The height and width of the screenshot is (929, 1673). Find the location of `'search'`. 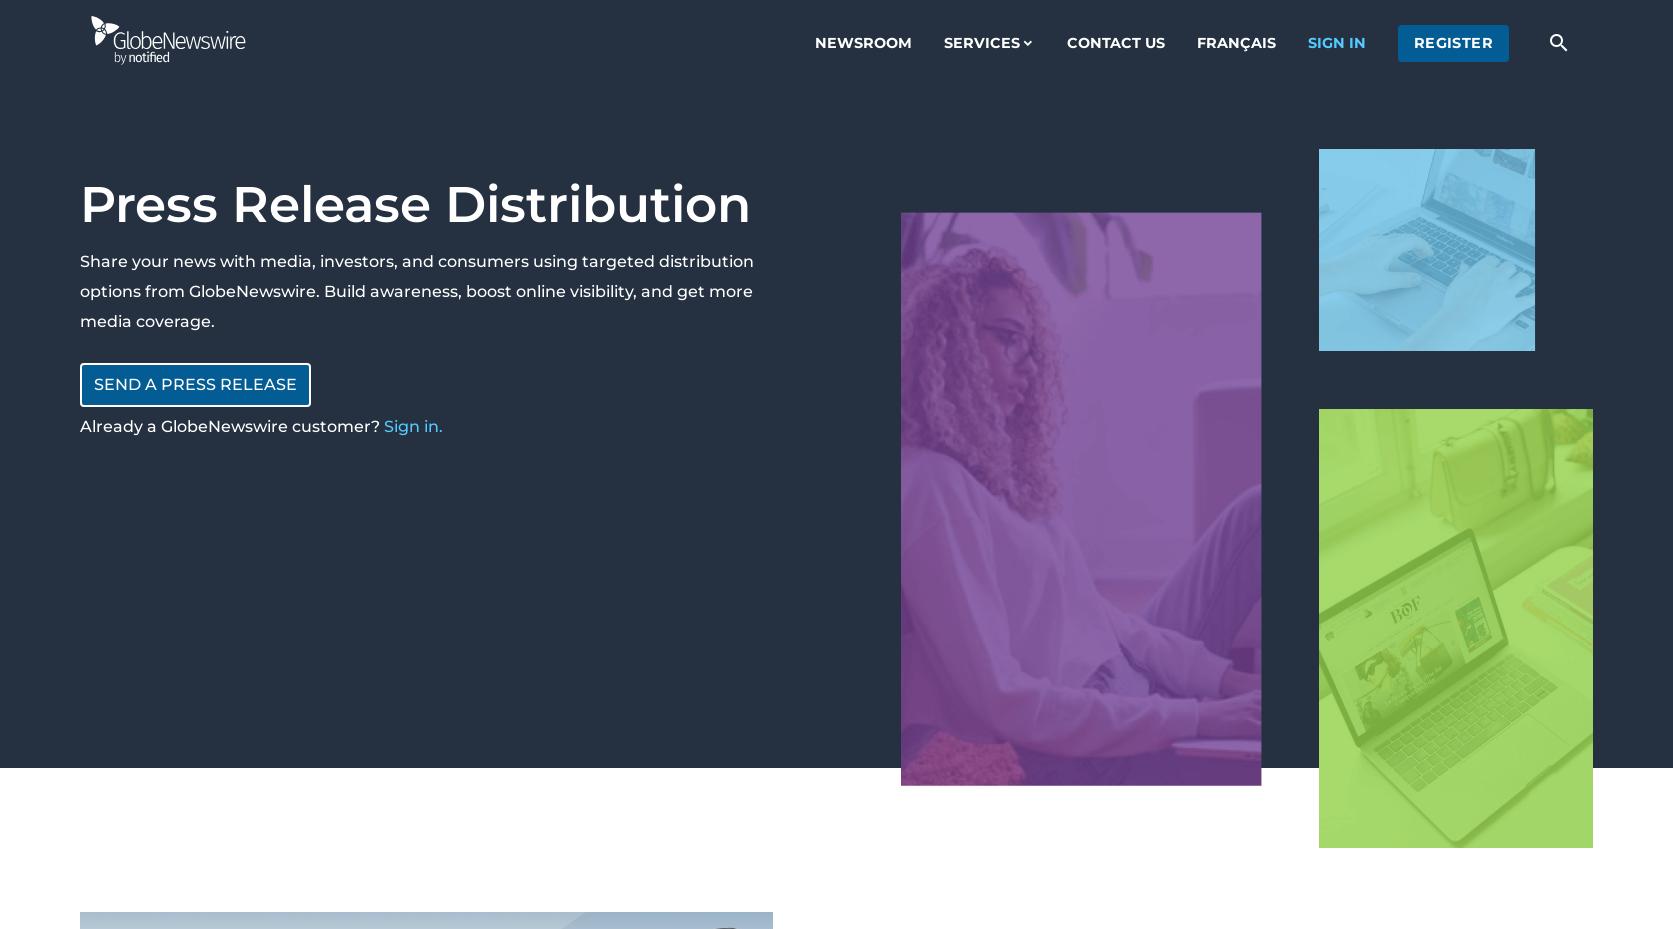

'search' is located at coordinates (1558, 40).